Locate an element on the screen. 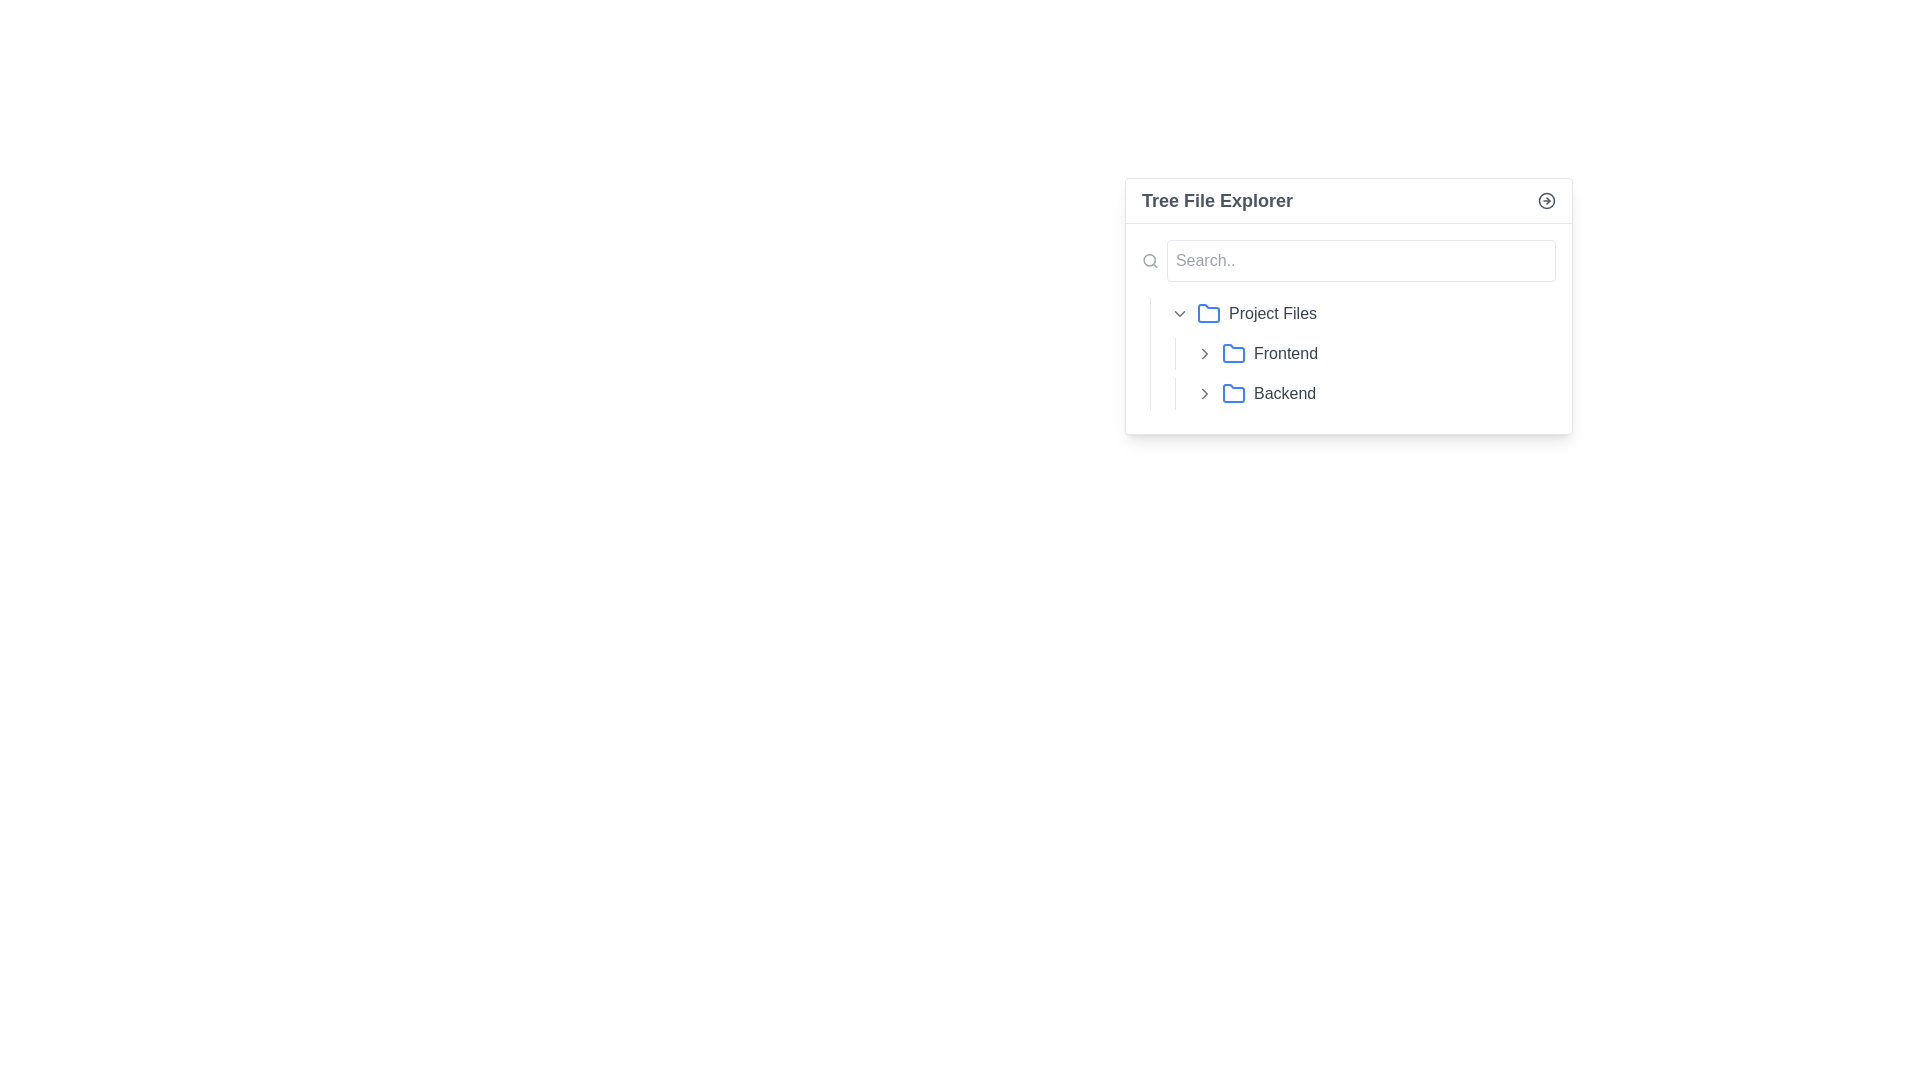 The width and height of the screenshot is (1920, 1080). the 'Frontend' folder icon in the 'Tree File Explorer' panel is located at coordinates (1232, 352).